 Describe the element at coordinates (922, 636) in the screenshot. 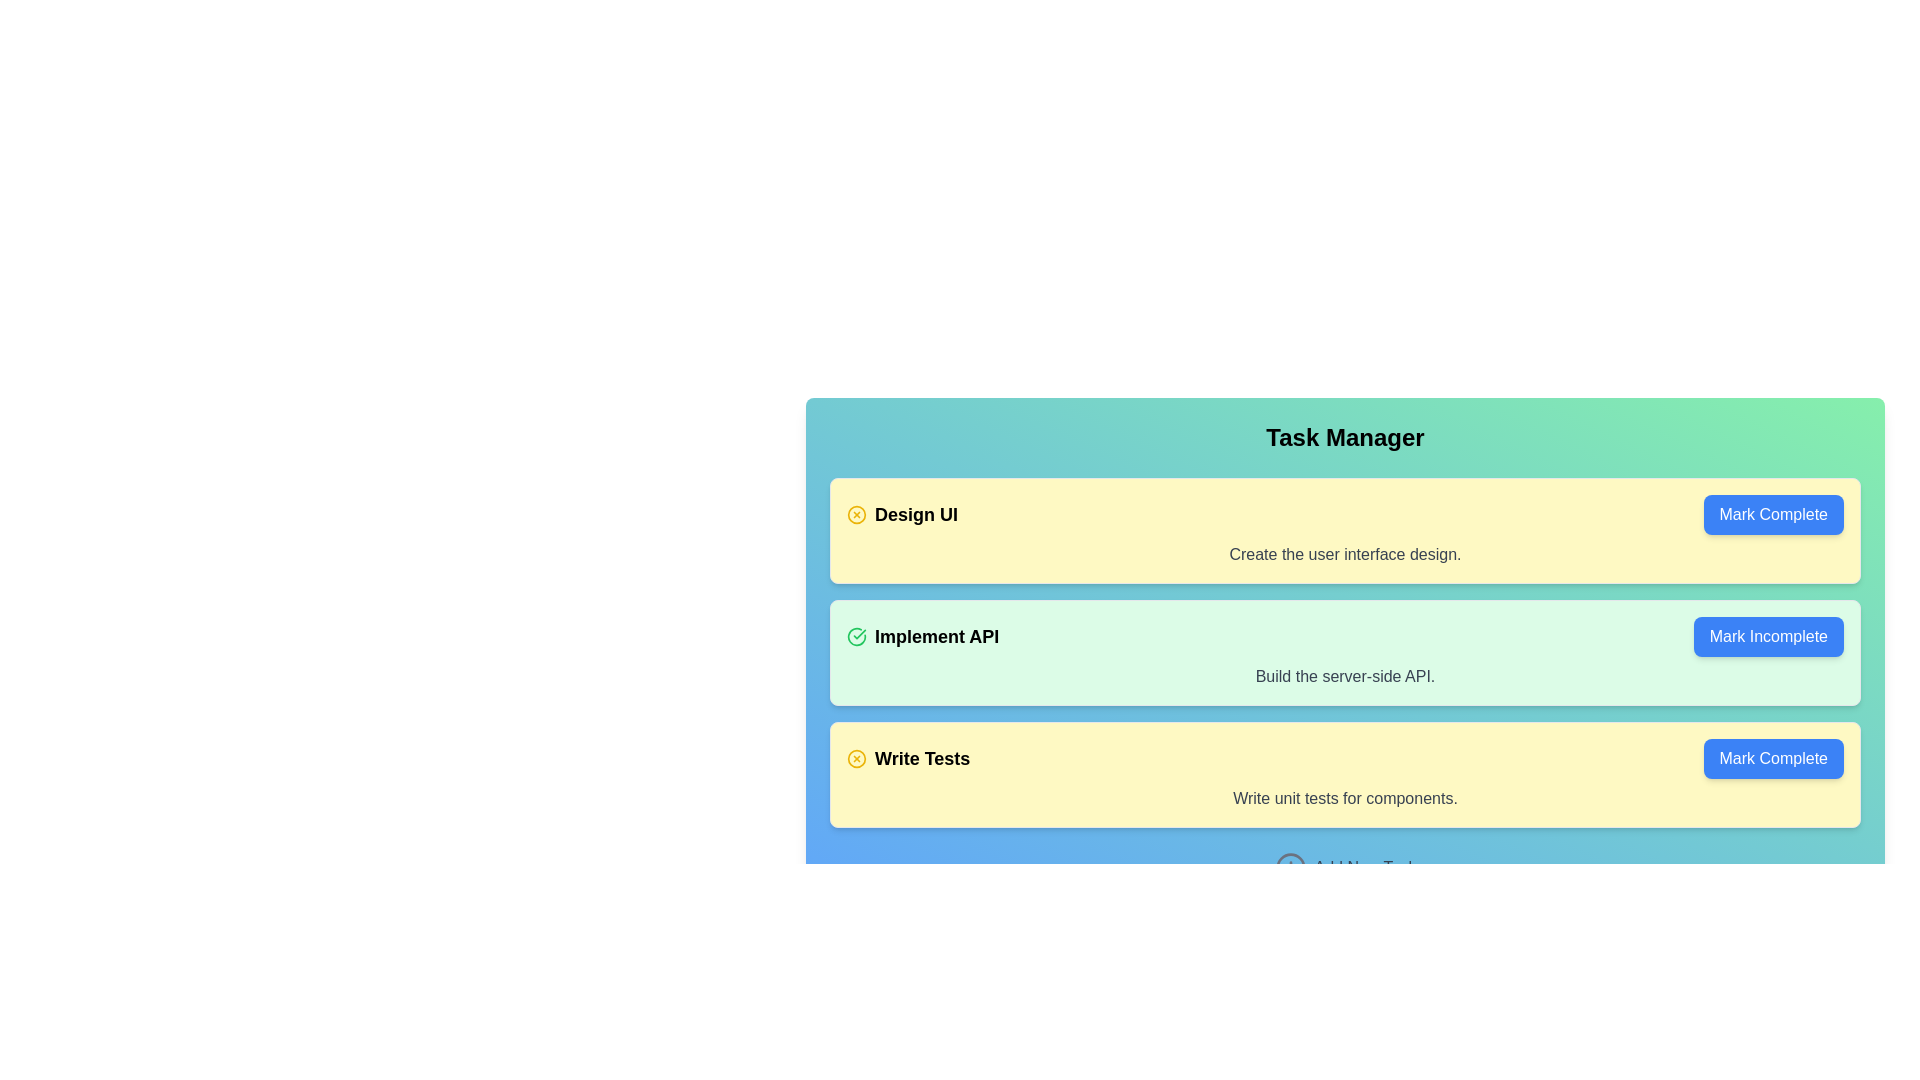

I see `the text label that describes the task 'Implement API', which is the second item in the vertical list of steps in the task management interface` at that location.